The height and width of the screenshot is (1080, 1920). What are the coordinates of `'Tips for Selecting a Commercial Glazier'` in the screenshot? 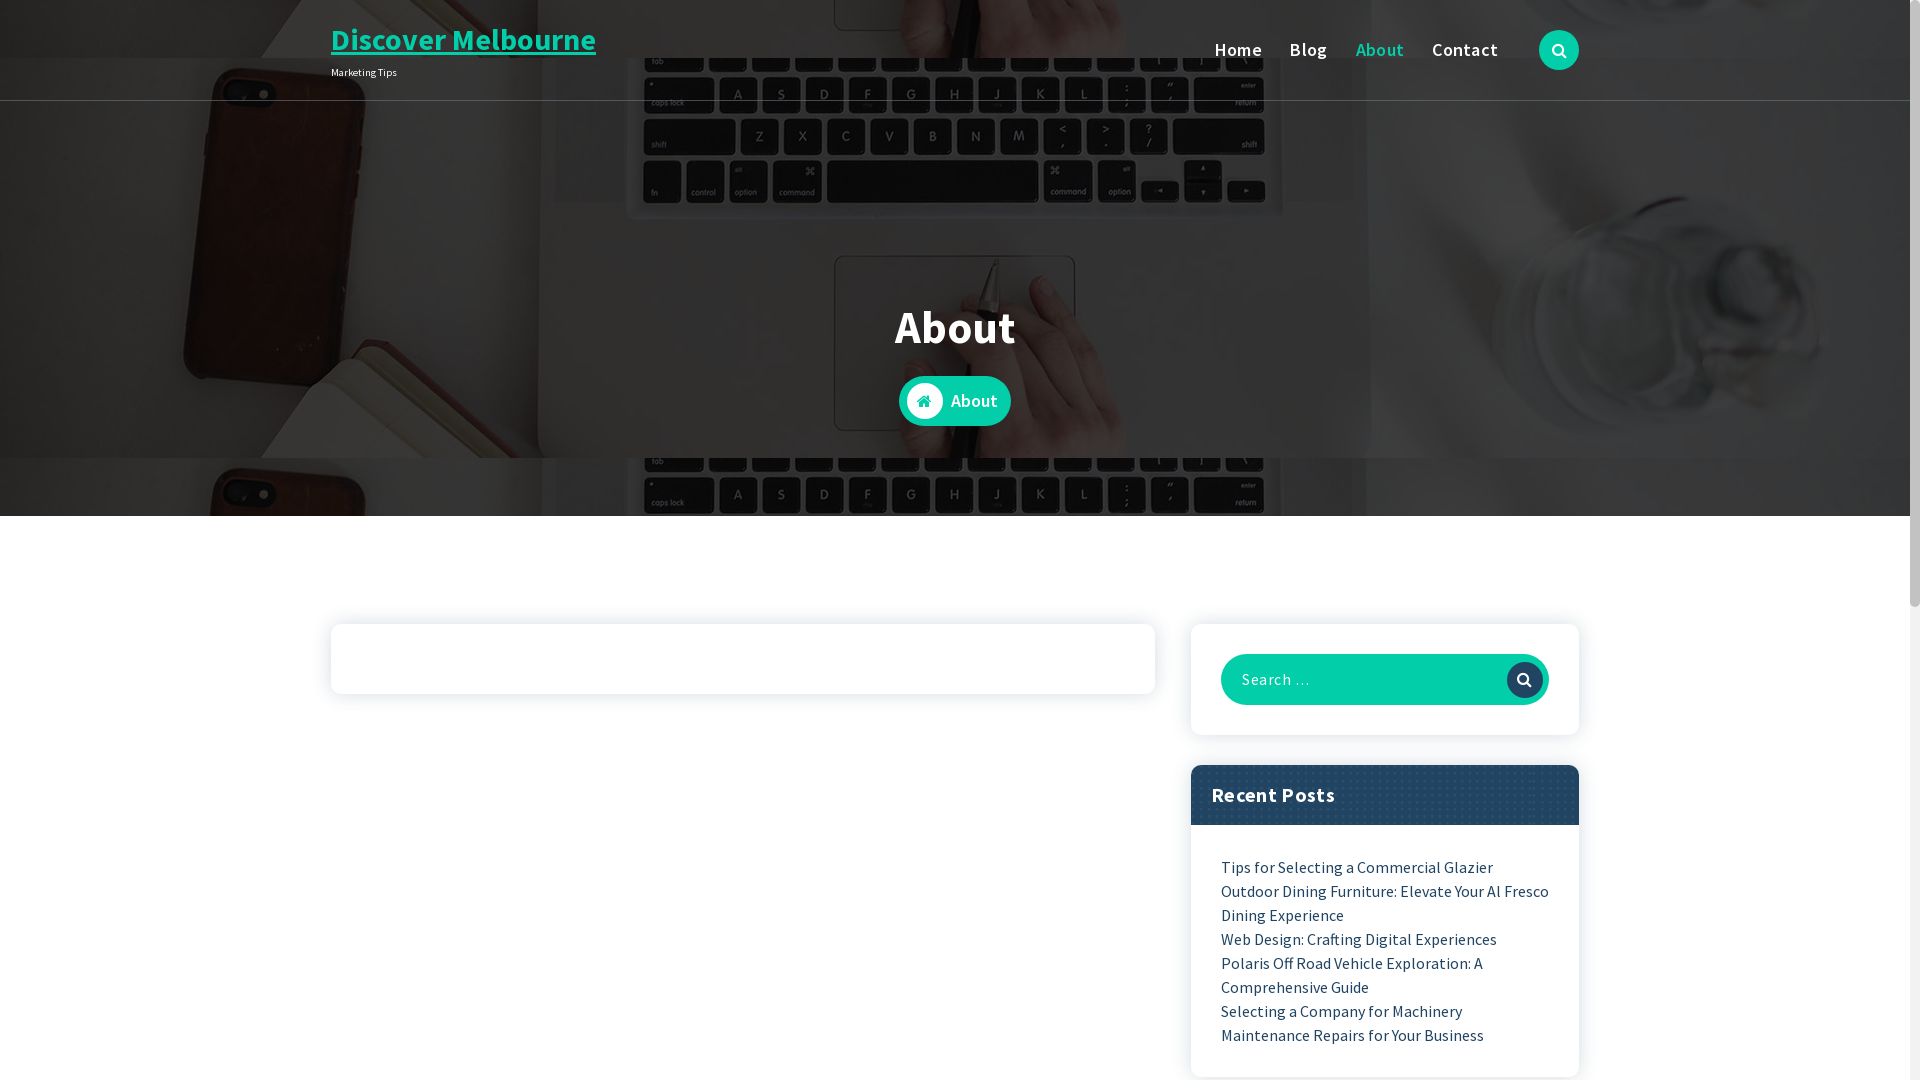 It's located at (1357, 866).